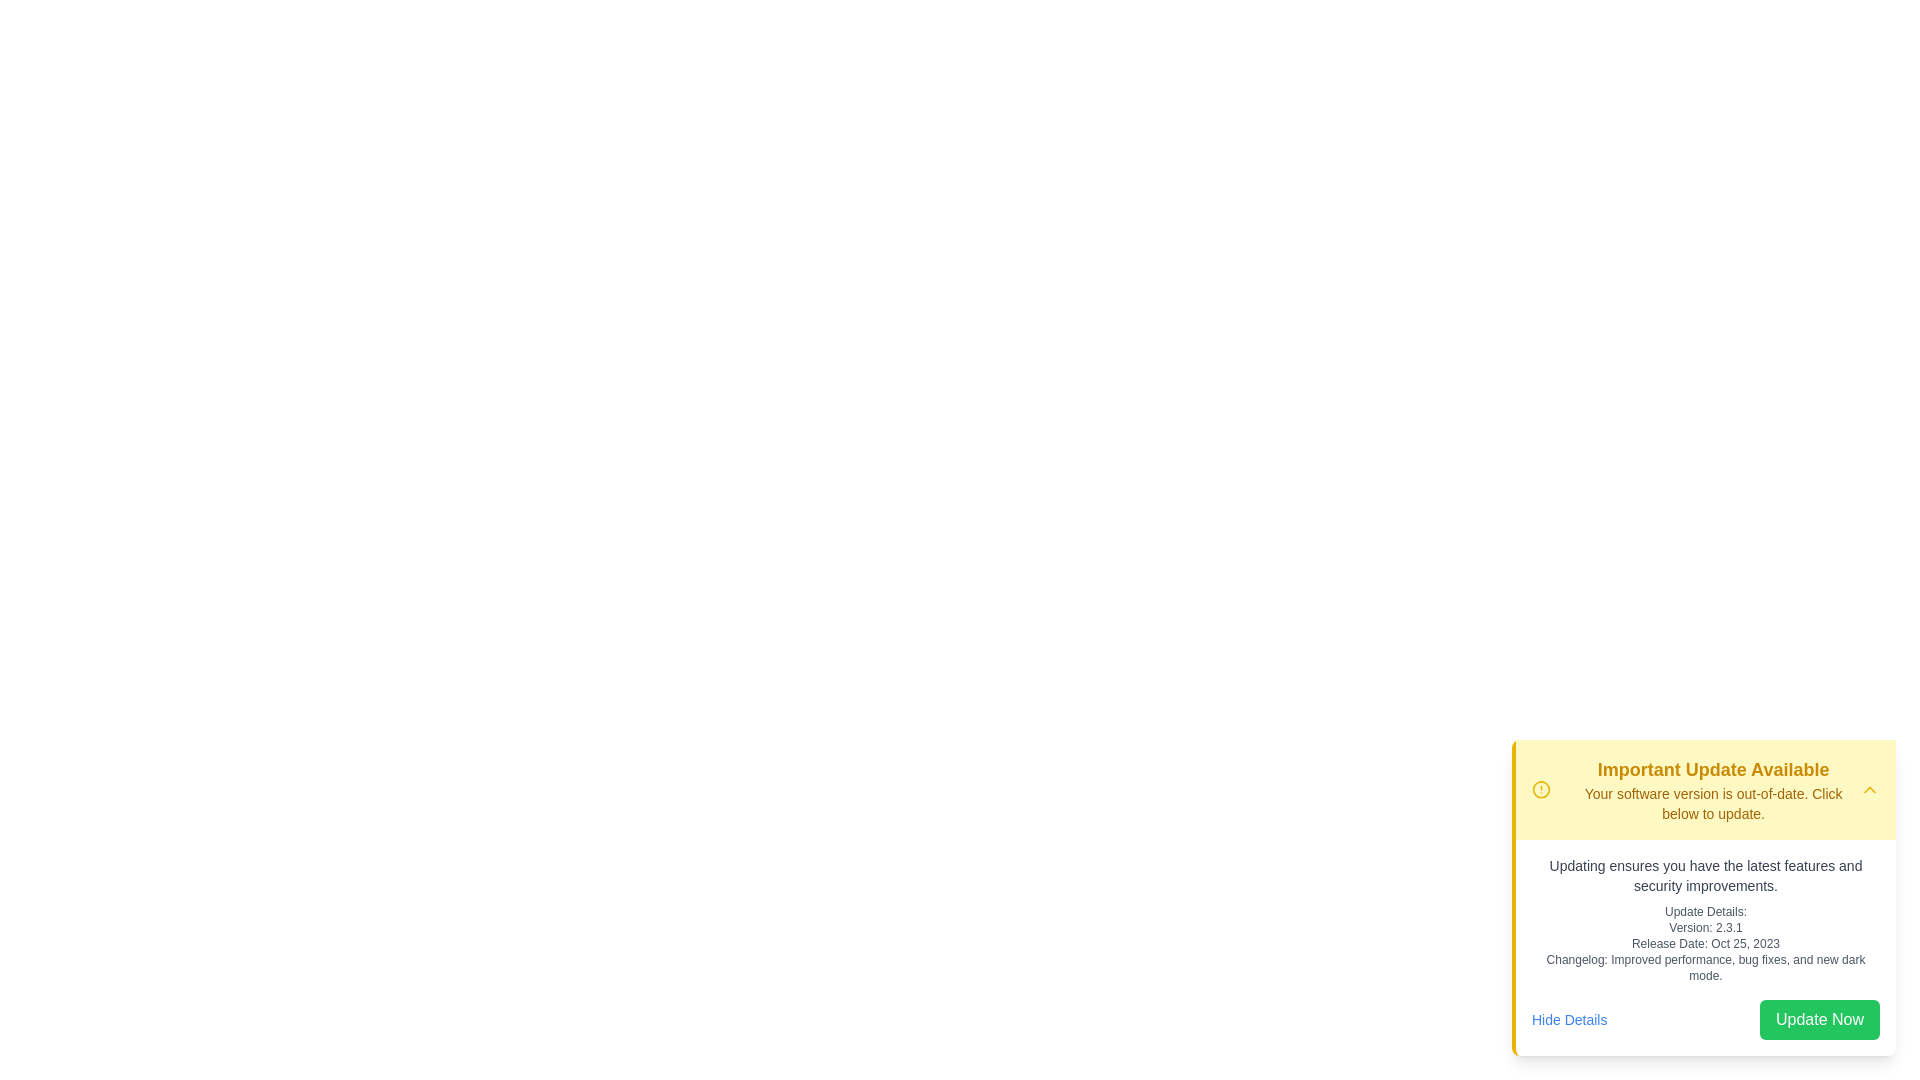 The height and width of the screenshot is (1080, 1920). What do you see at coordinates (1819, 1019) in the screenshot?
I see `the call-to-action button located at the bottom right corner of the notification box to initiate the update process` at bounding box center [1819, 1019].